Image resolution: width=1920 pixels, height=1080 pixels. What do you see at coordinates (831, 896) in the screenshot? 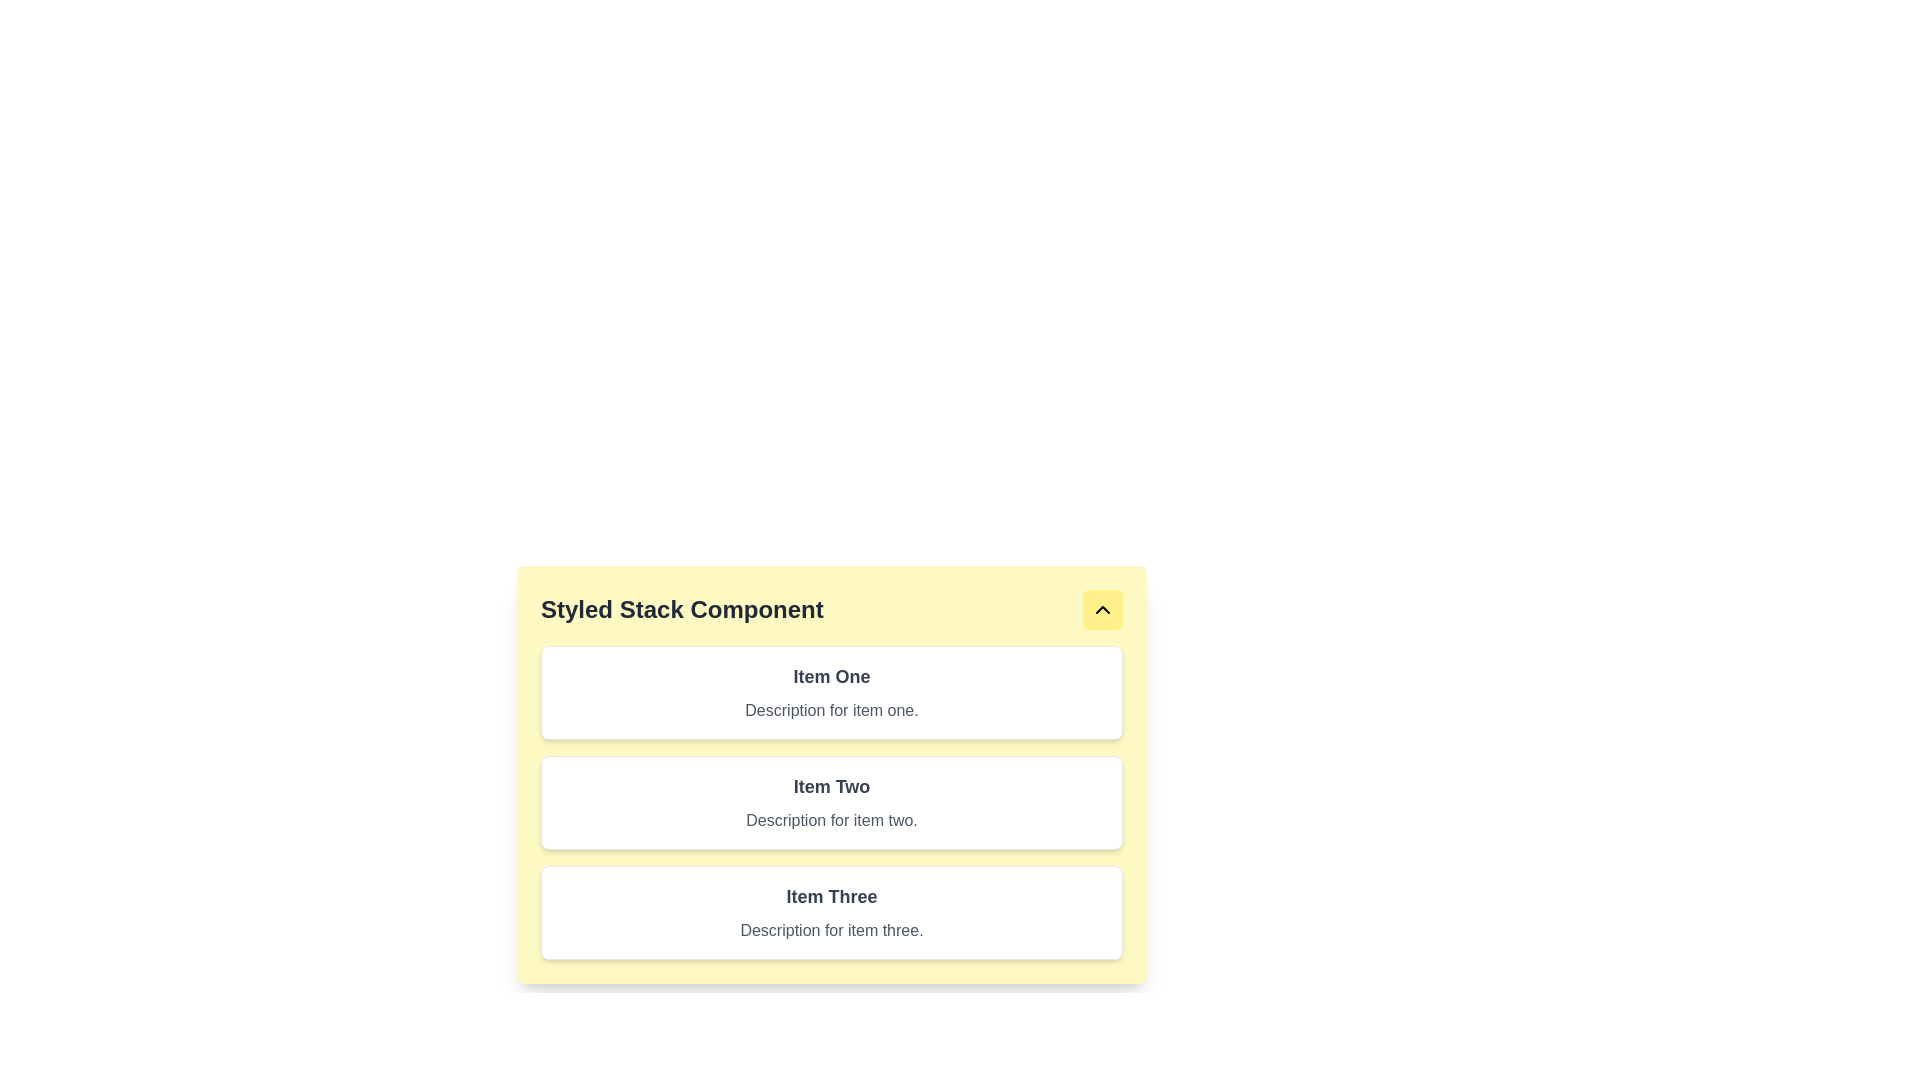
I see `title text of the third card in the 'Styled Stack Component', which serves as a heading identifying the content of the card` at bounding box center [831, 896].